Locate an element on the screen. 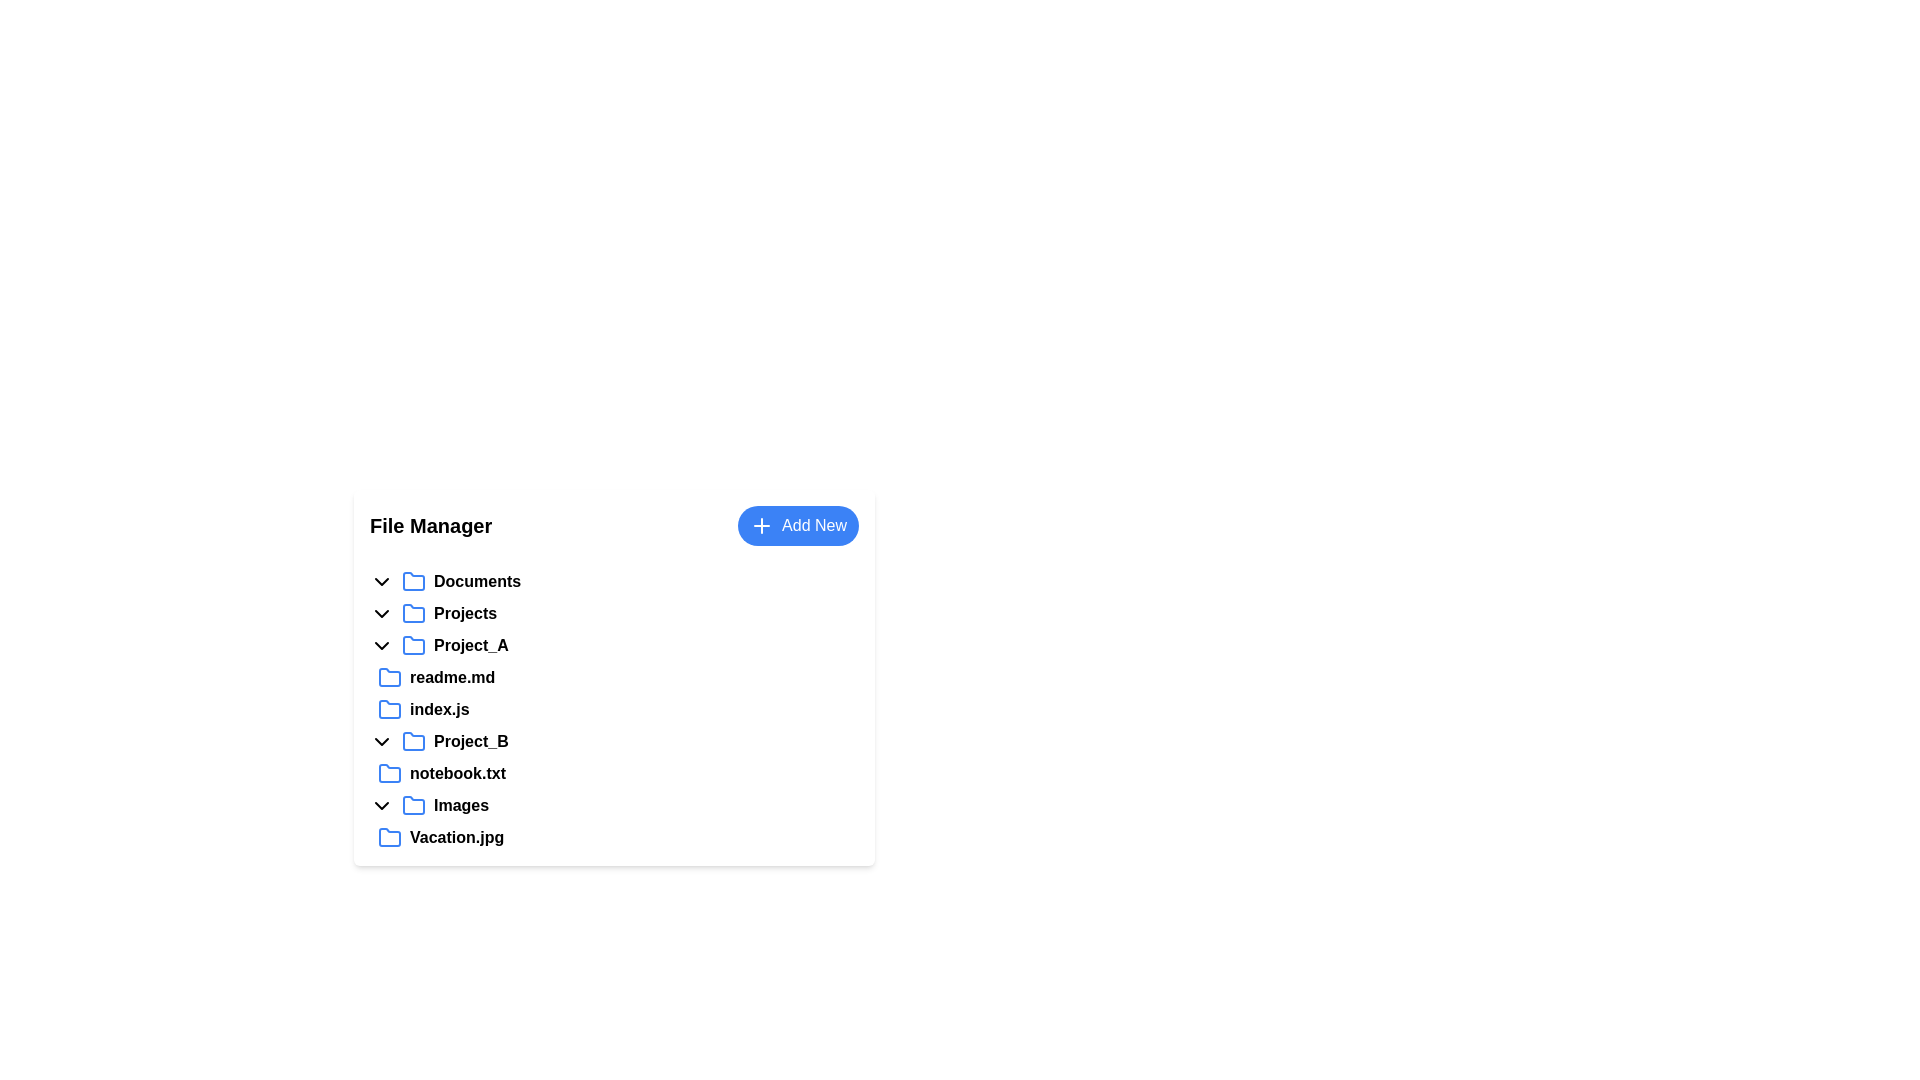  the folder icon that represents the 'readme.md' file in the Project_A directory, located to the left of the file name is located at coordinates (389, 677).